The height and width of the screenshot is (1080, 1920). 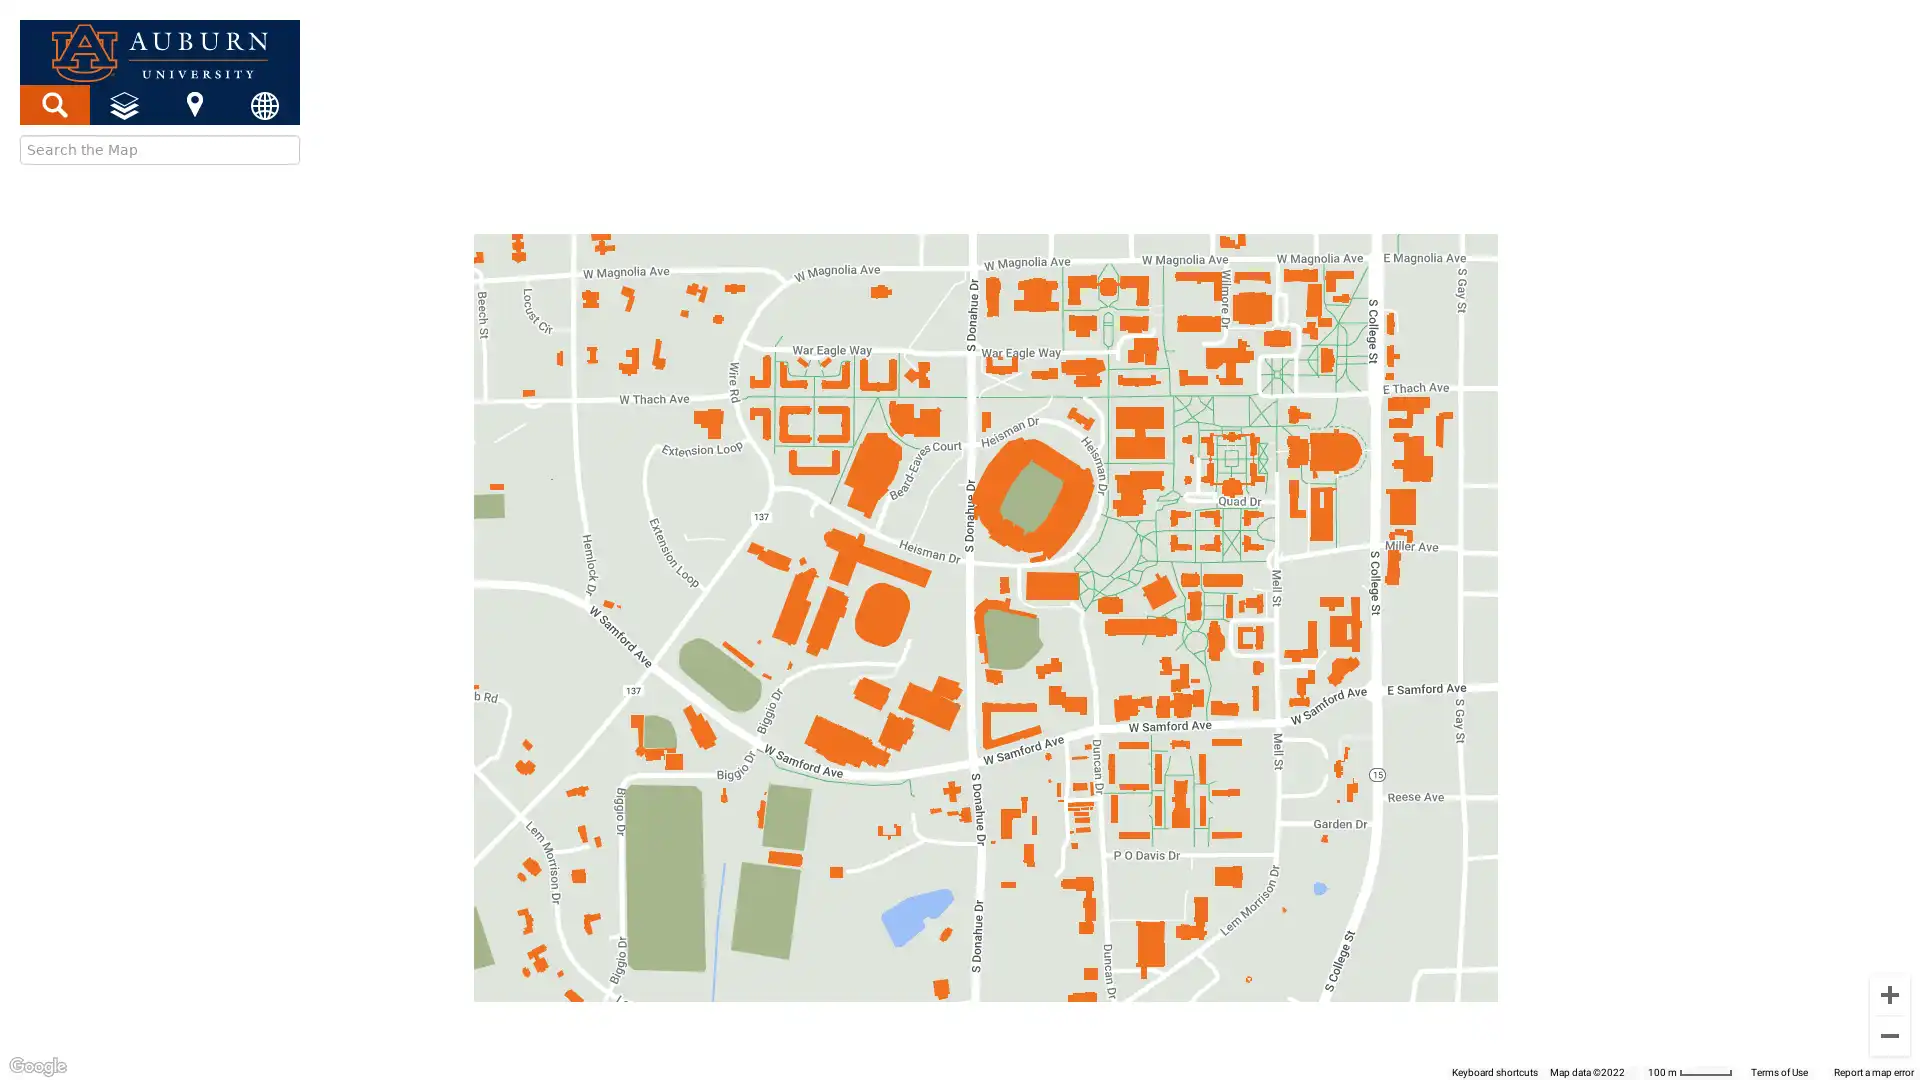 I want to click on Zoom in, so click(x=1889, y=995).